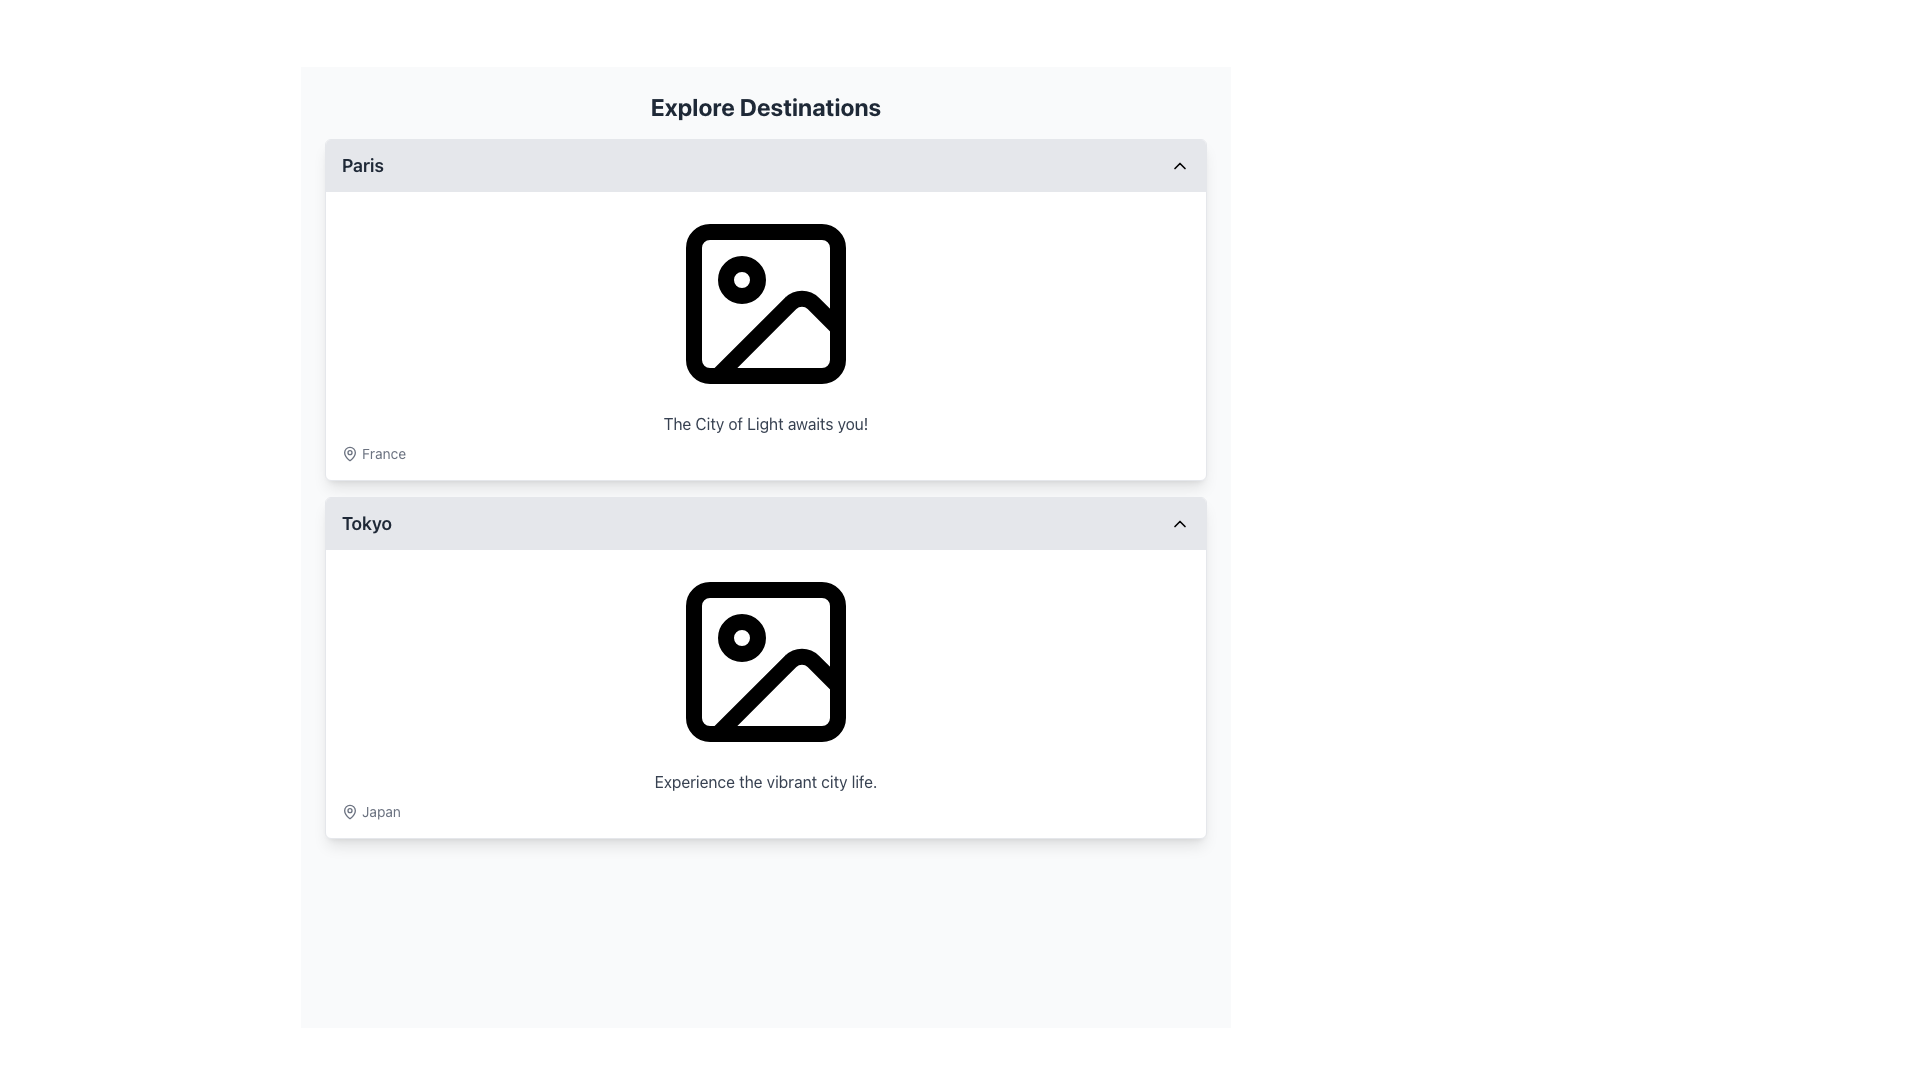 This screenshot has height=1080, width=1920. I want to click on the image placeholder icon located at the top-center of the 'Paris' card layout, above the text 'The City of Light awaits you!', so click(765, 304).